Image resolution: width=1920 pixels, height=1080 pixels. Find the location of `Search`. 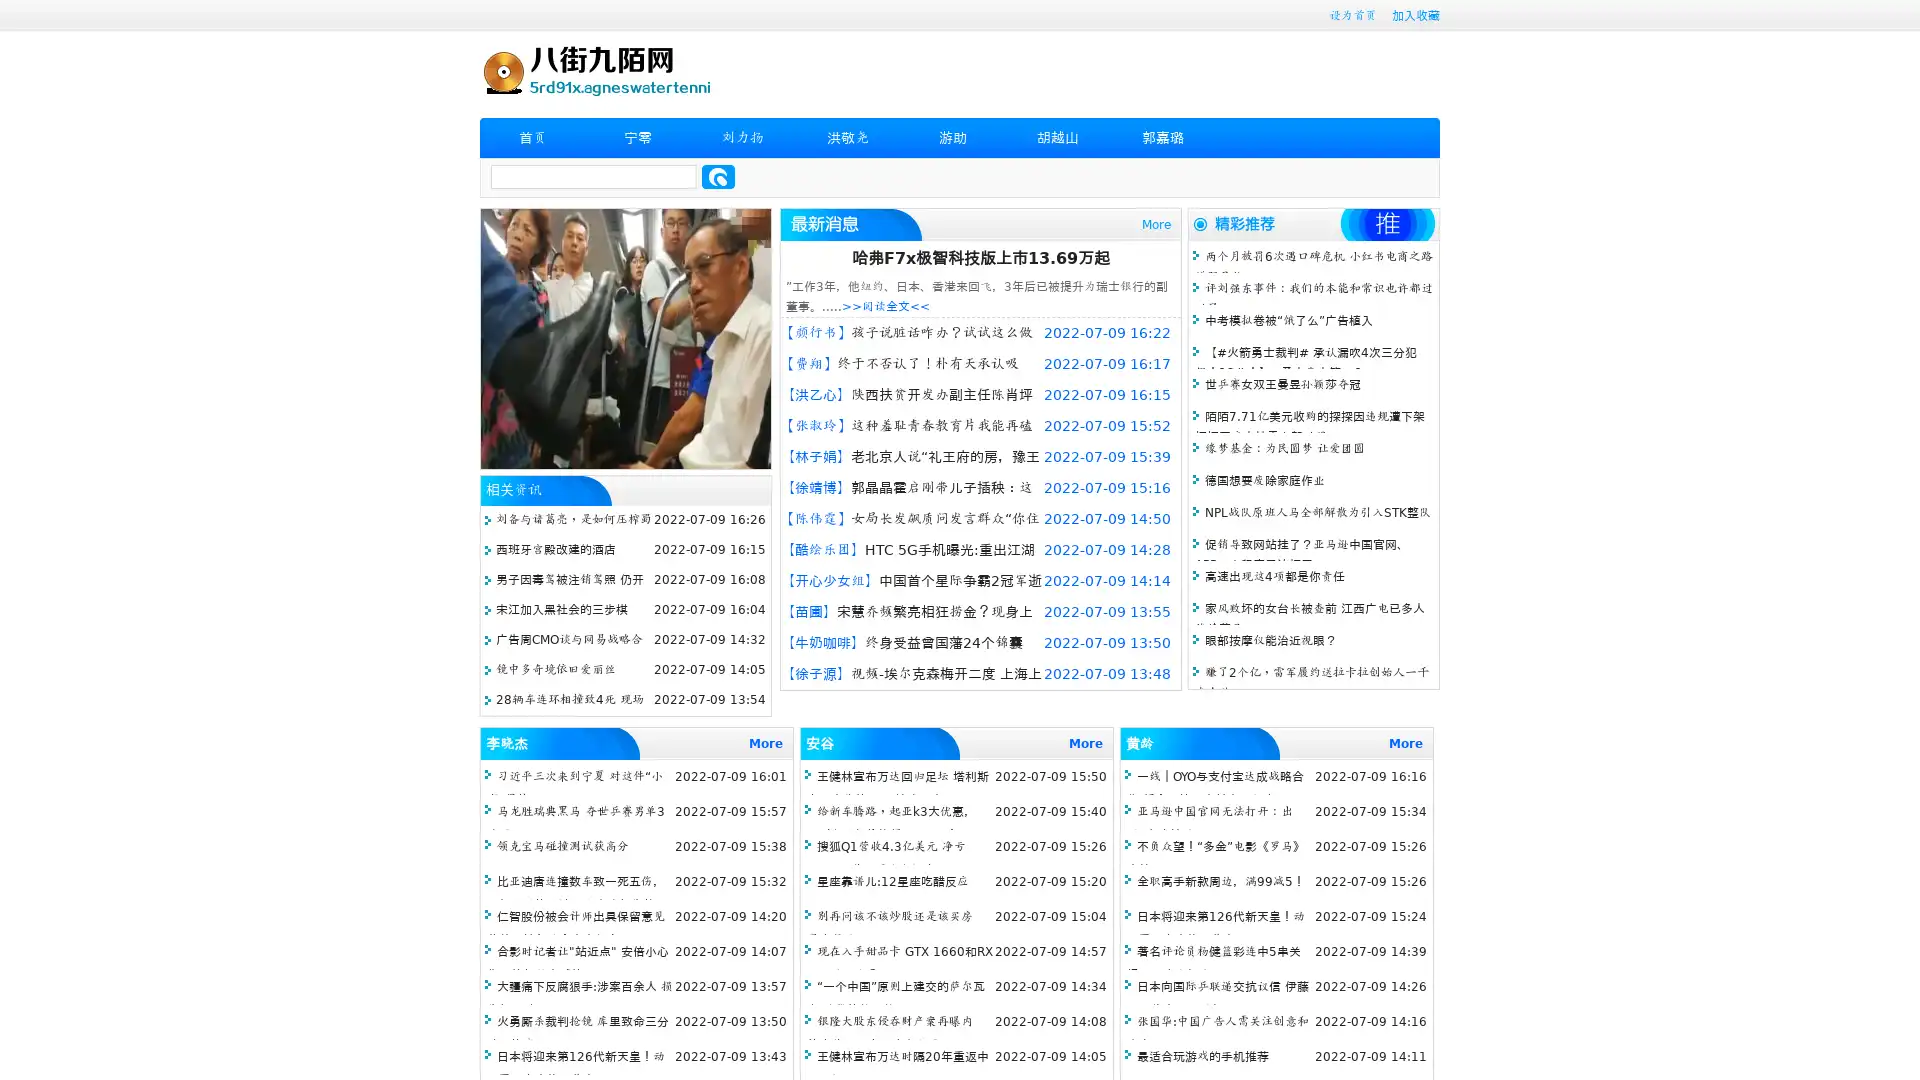

Search is located at coordinates (718, 176).